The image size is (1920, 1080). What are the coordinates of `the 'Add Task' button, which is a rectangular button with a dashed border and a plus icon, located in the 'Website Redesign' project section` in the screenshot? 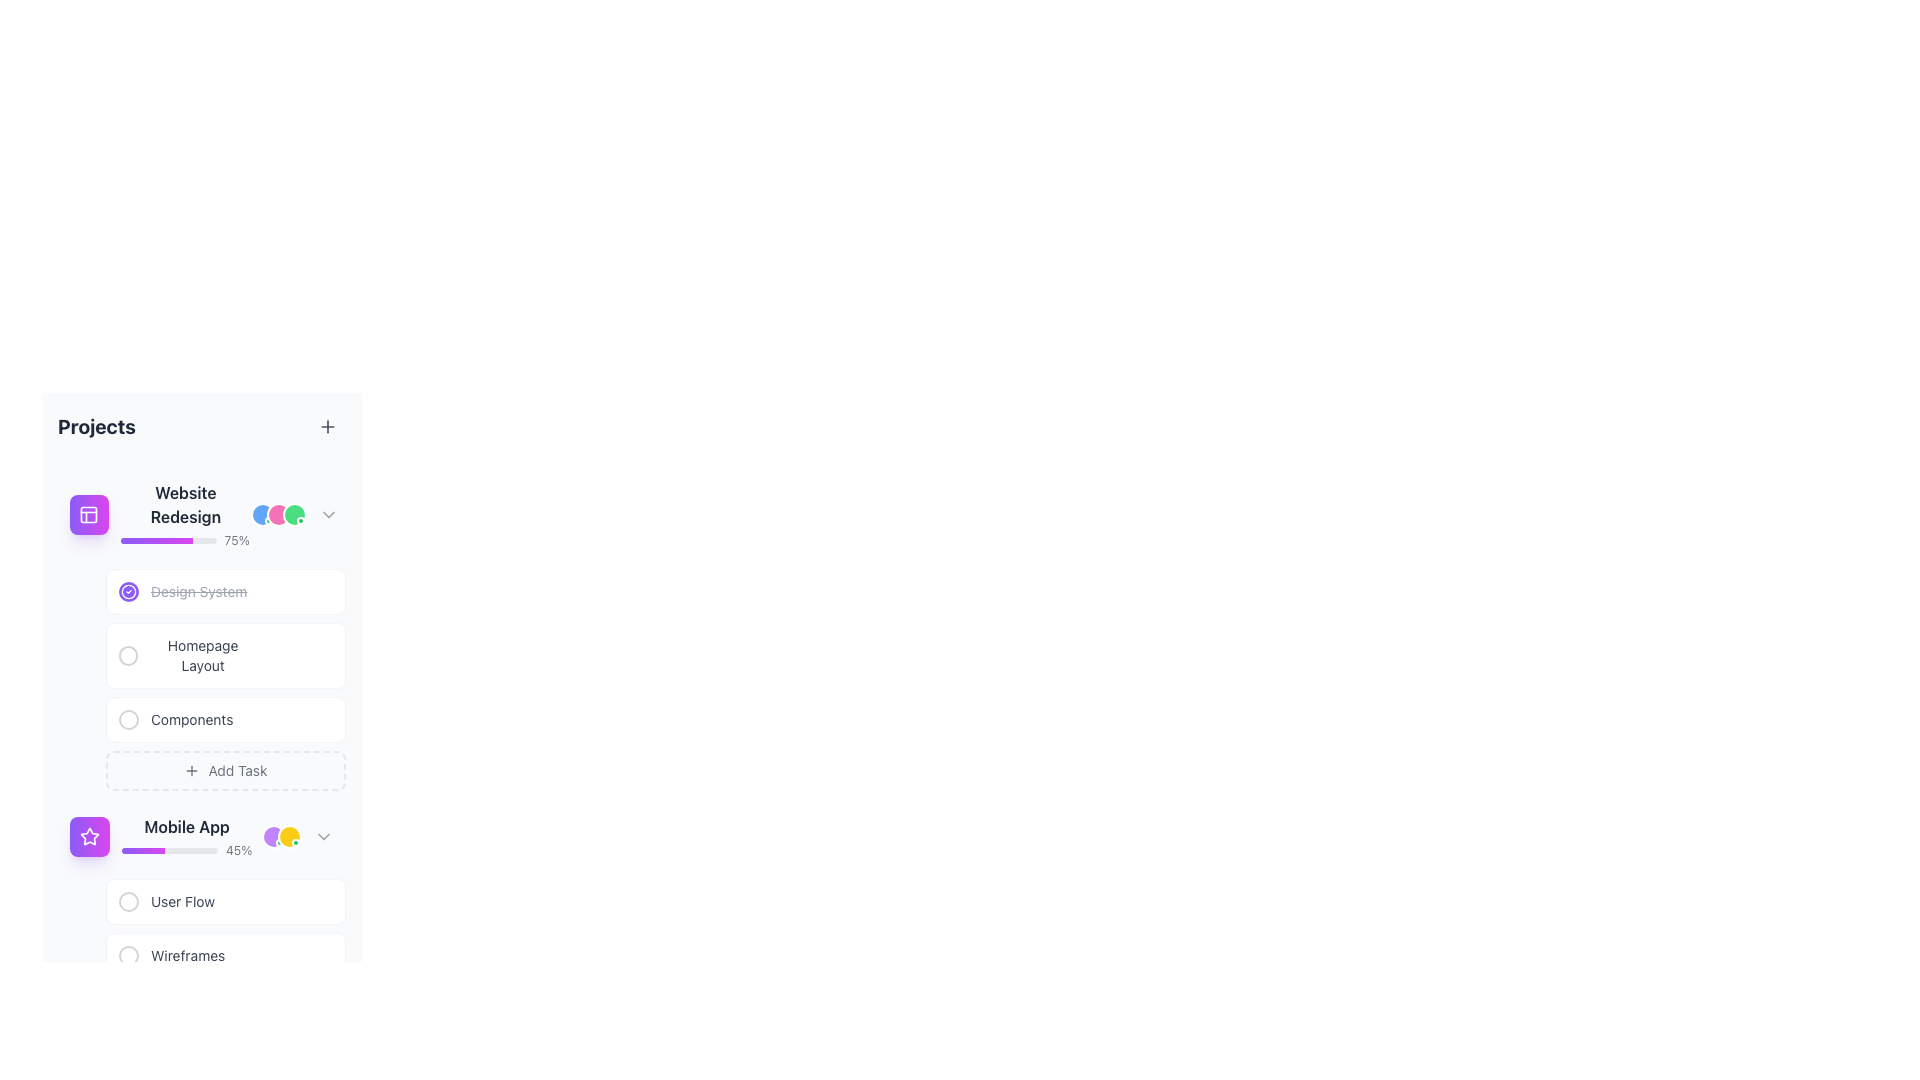 It's located at (225, 770).